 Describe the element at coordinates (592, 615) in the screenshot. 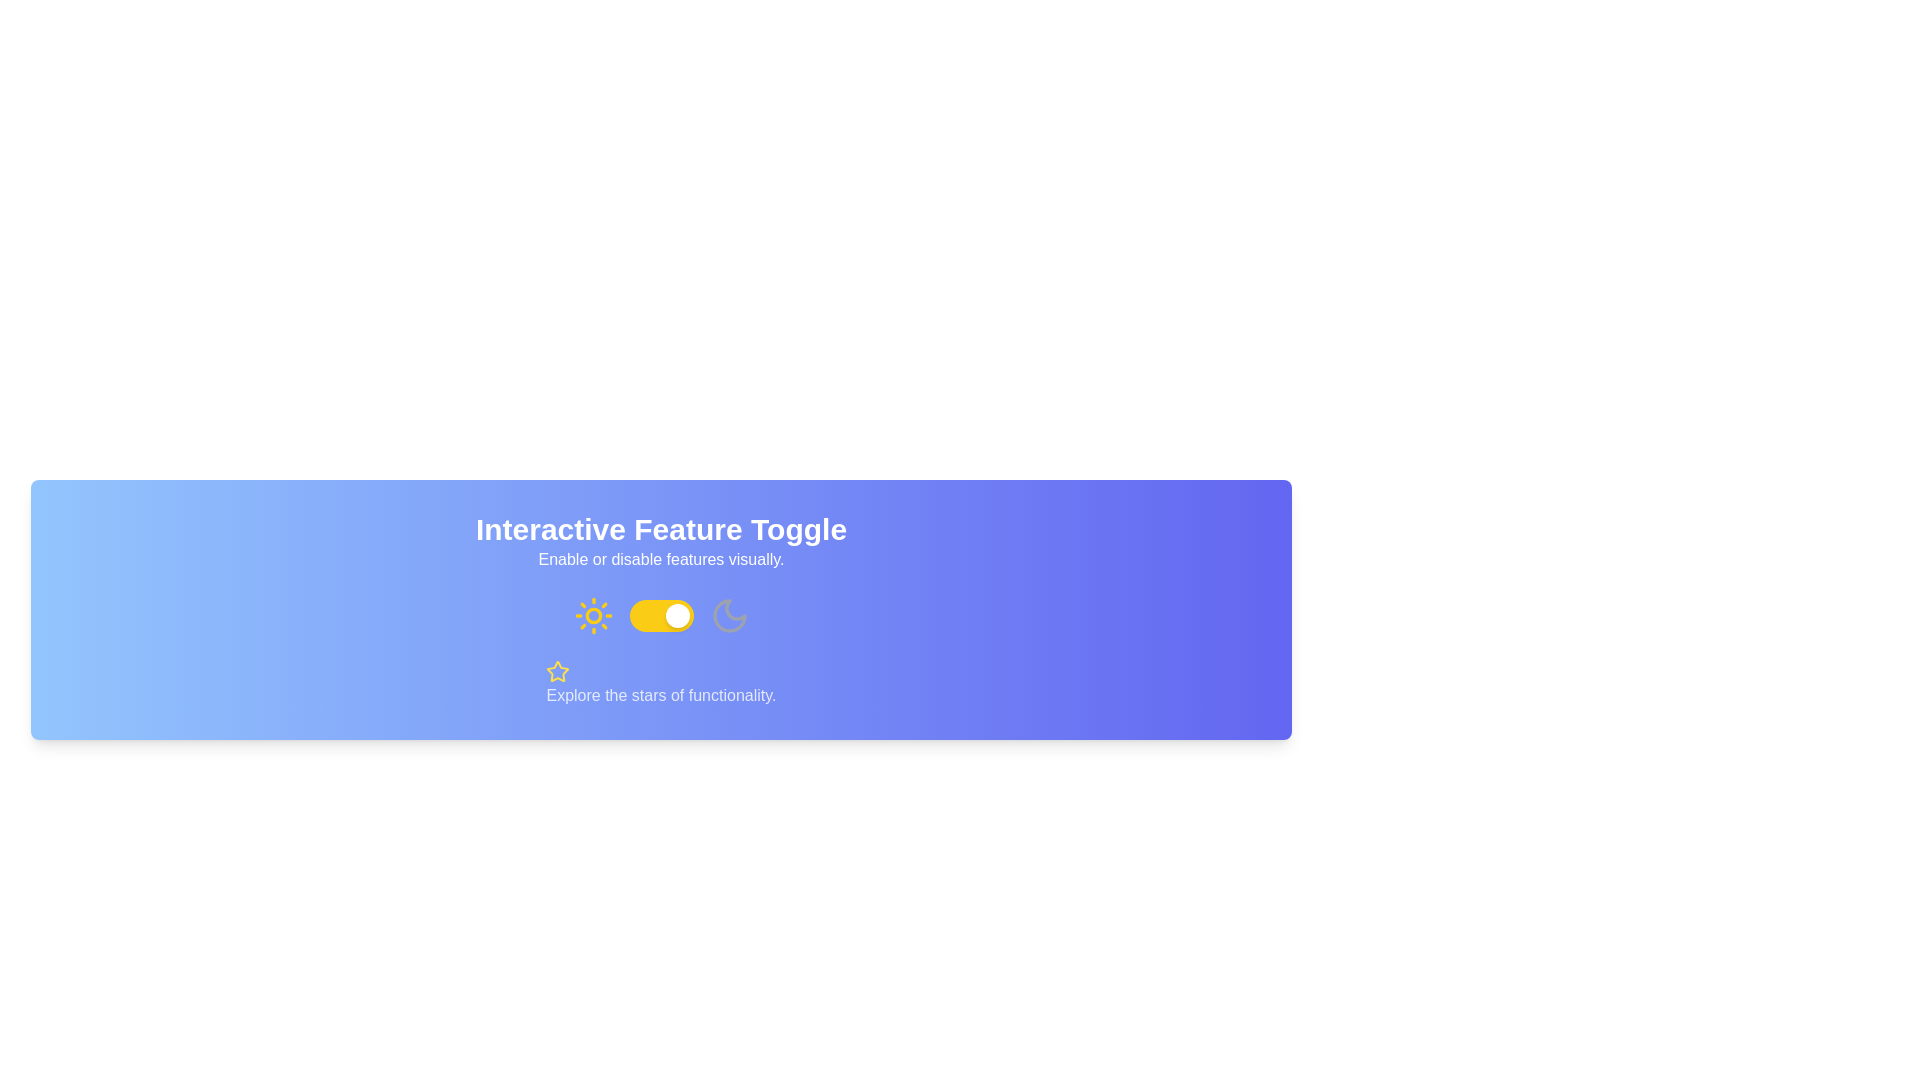

I see `the bright yellow sun icon, which is located within a blue toggle area and positioned to the left of a yellow toggle switch` at that location.